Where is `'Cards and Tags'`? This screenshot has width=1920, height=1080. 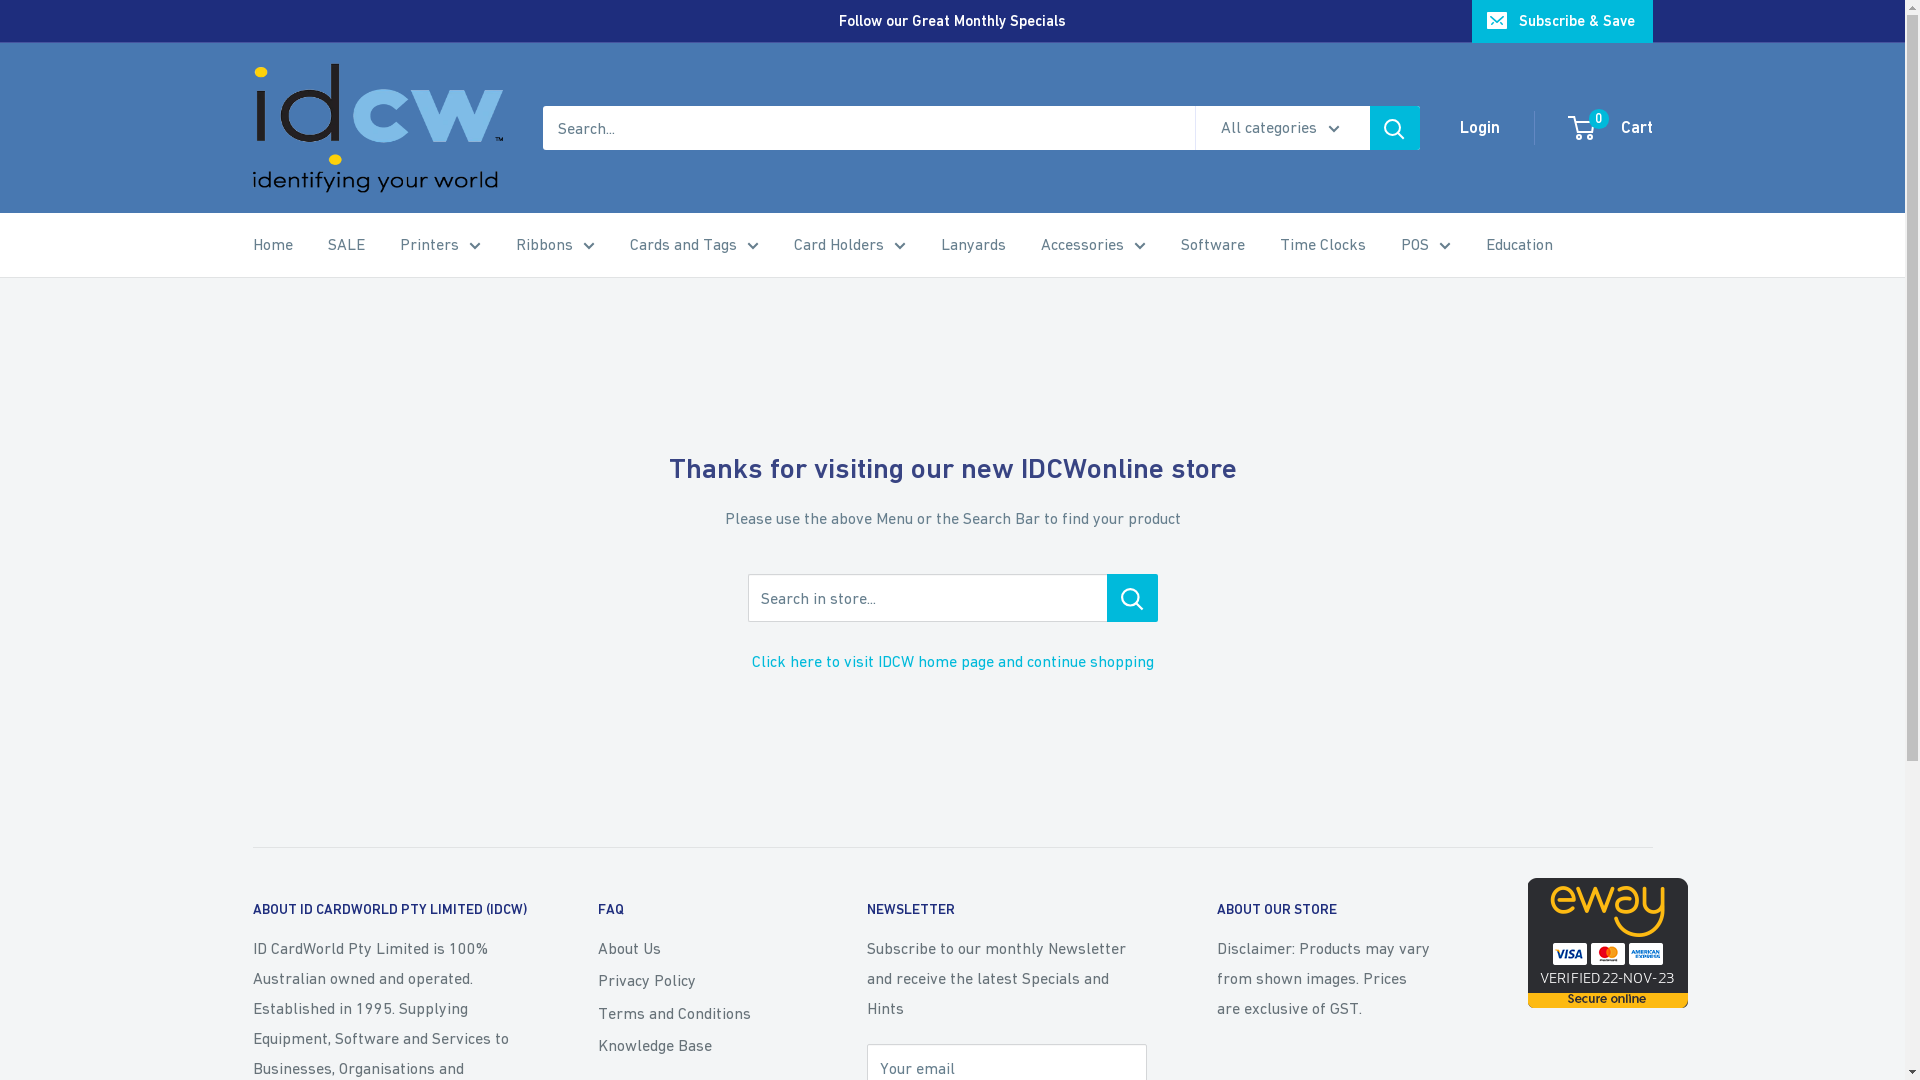 'Cards and Tags' is located at coordinates (694, 244).